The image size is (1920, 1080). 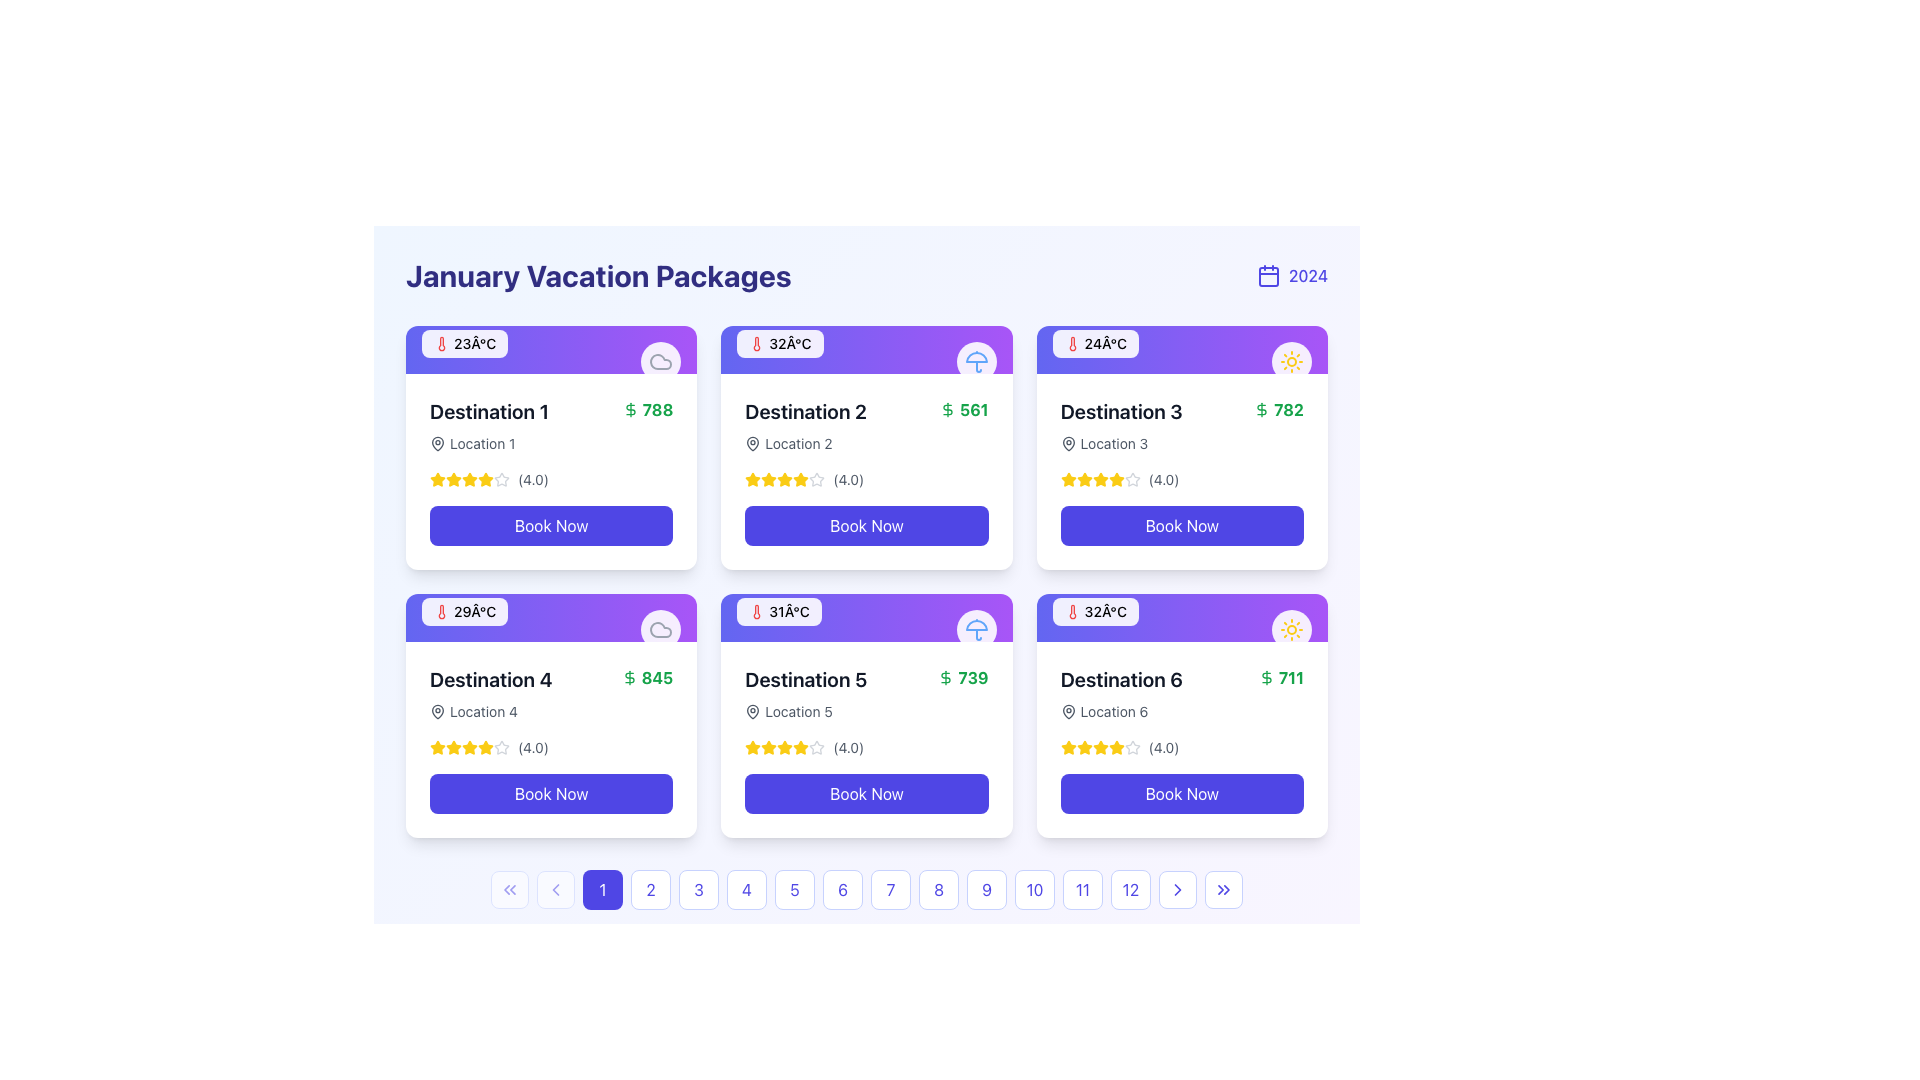 I want to click on the textual header and subtext group that identifies the travel package's destination name and location, which is located on the third card in the first row of the grid layout, so click(x=1121, y=424).